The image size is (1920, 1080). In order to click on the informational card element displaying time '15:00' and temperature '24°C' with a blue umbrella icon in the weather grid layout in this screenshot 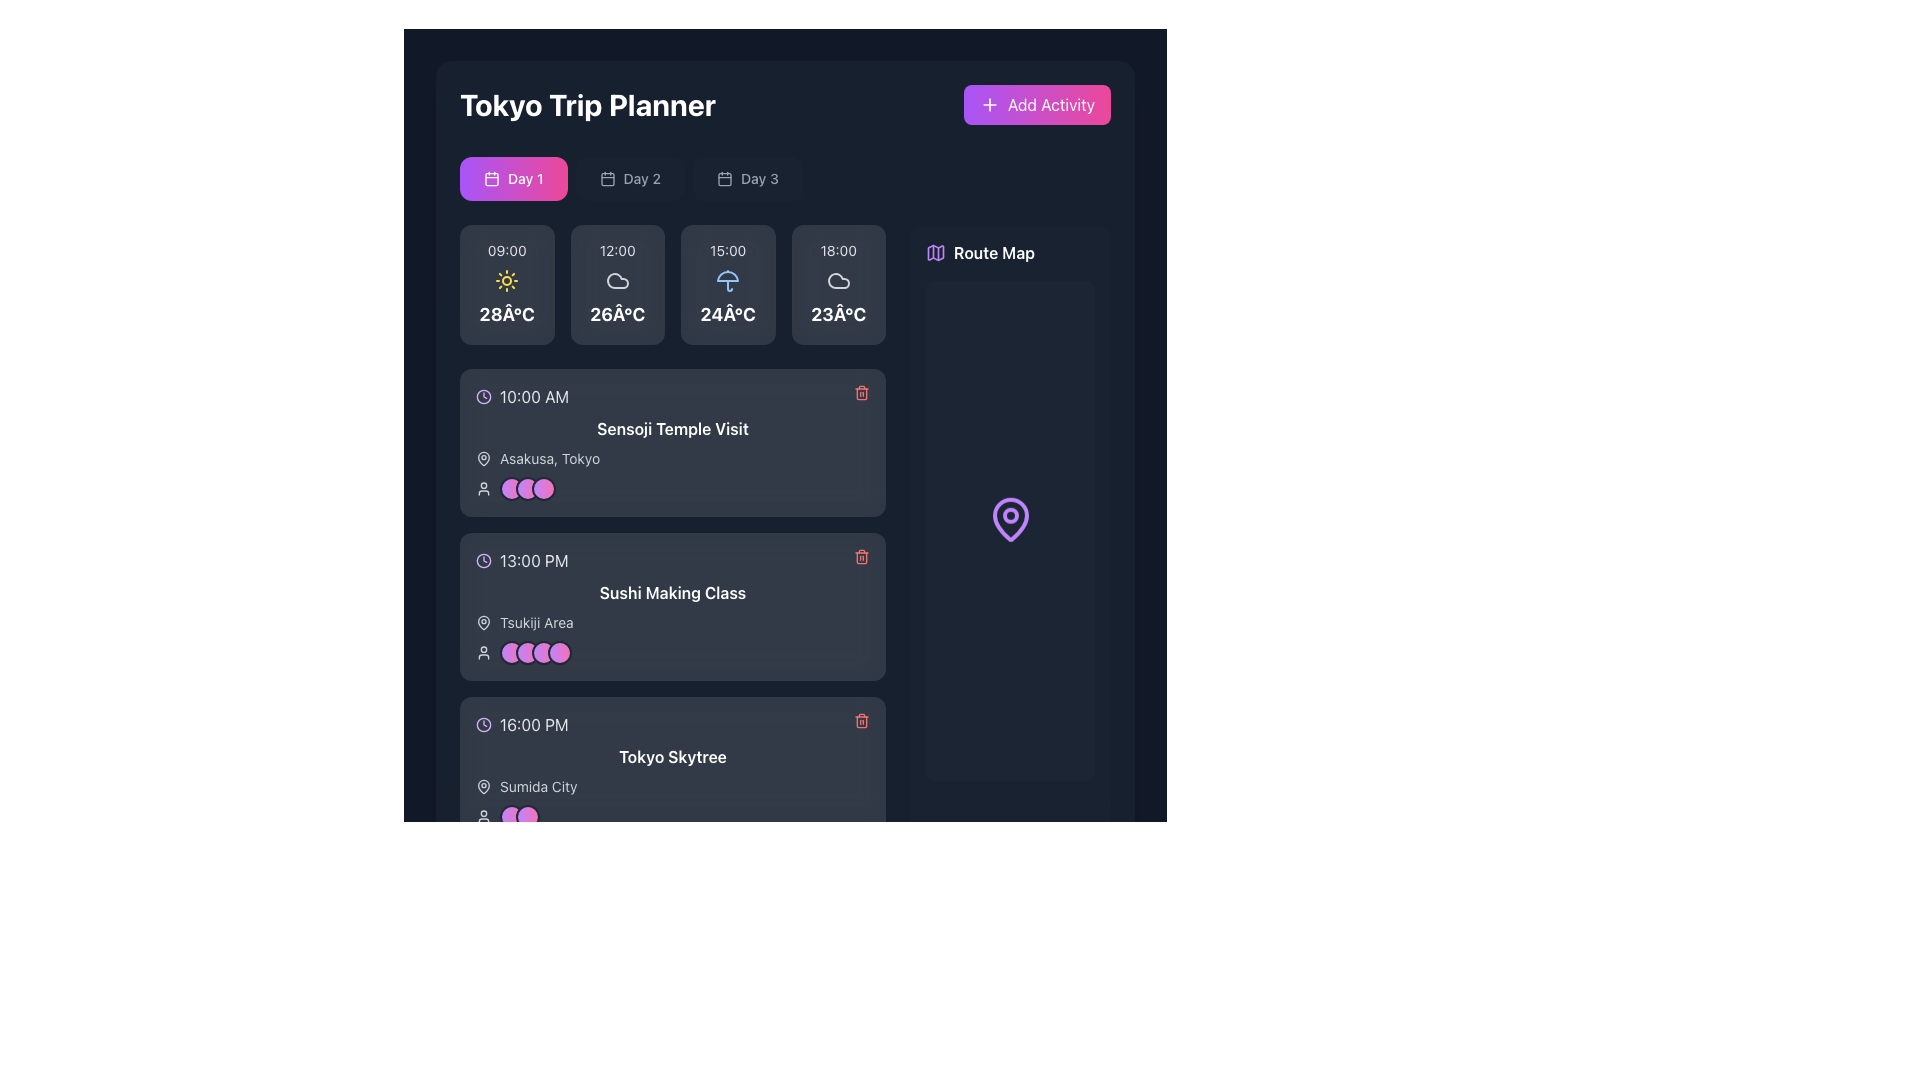, I will do `click(672, 285)`.